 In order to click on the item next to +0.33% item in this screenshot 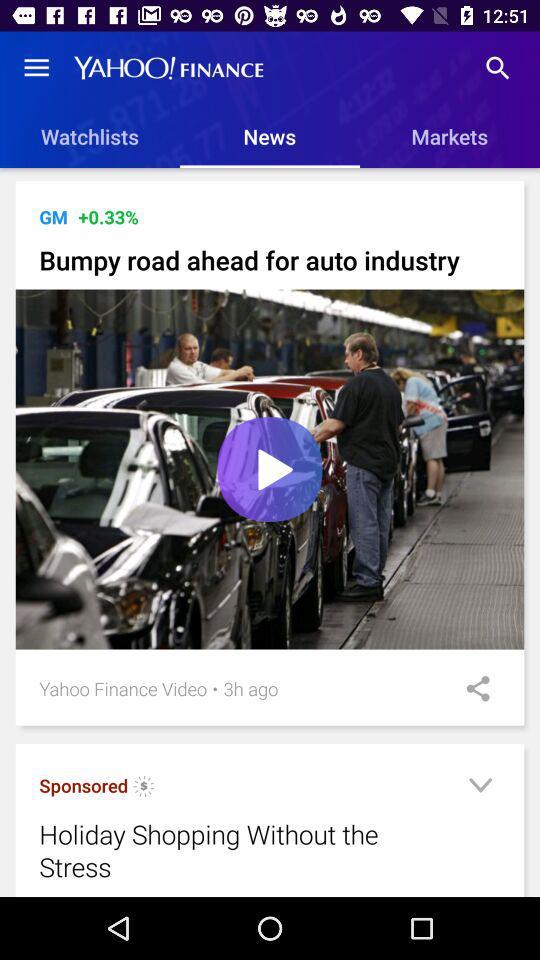, I will do `click(53, 217)`.